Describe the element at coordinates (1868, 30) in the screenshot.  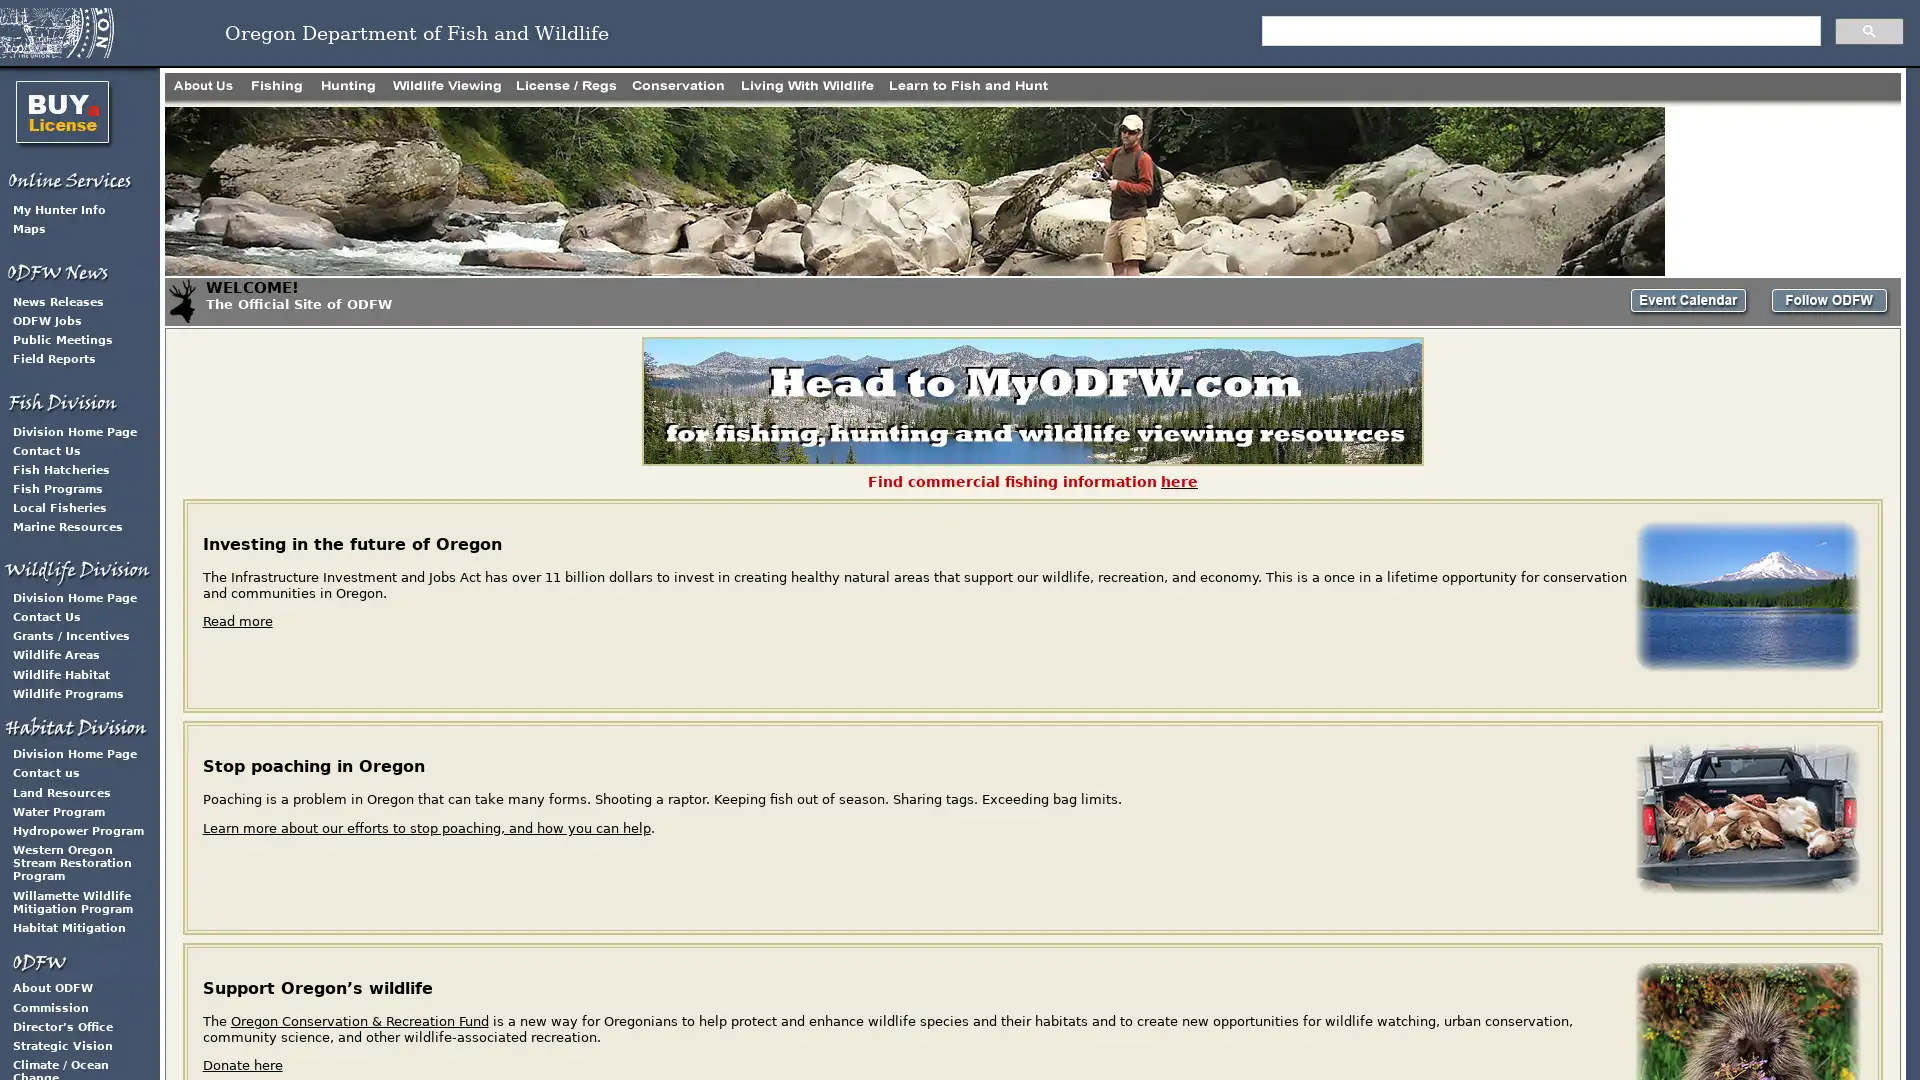
I see `search` at that location.